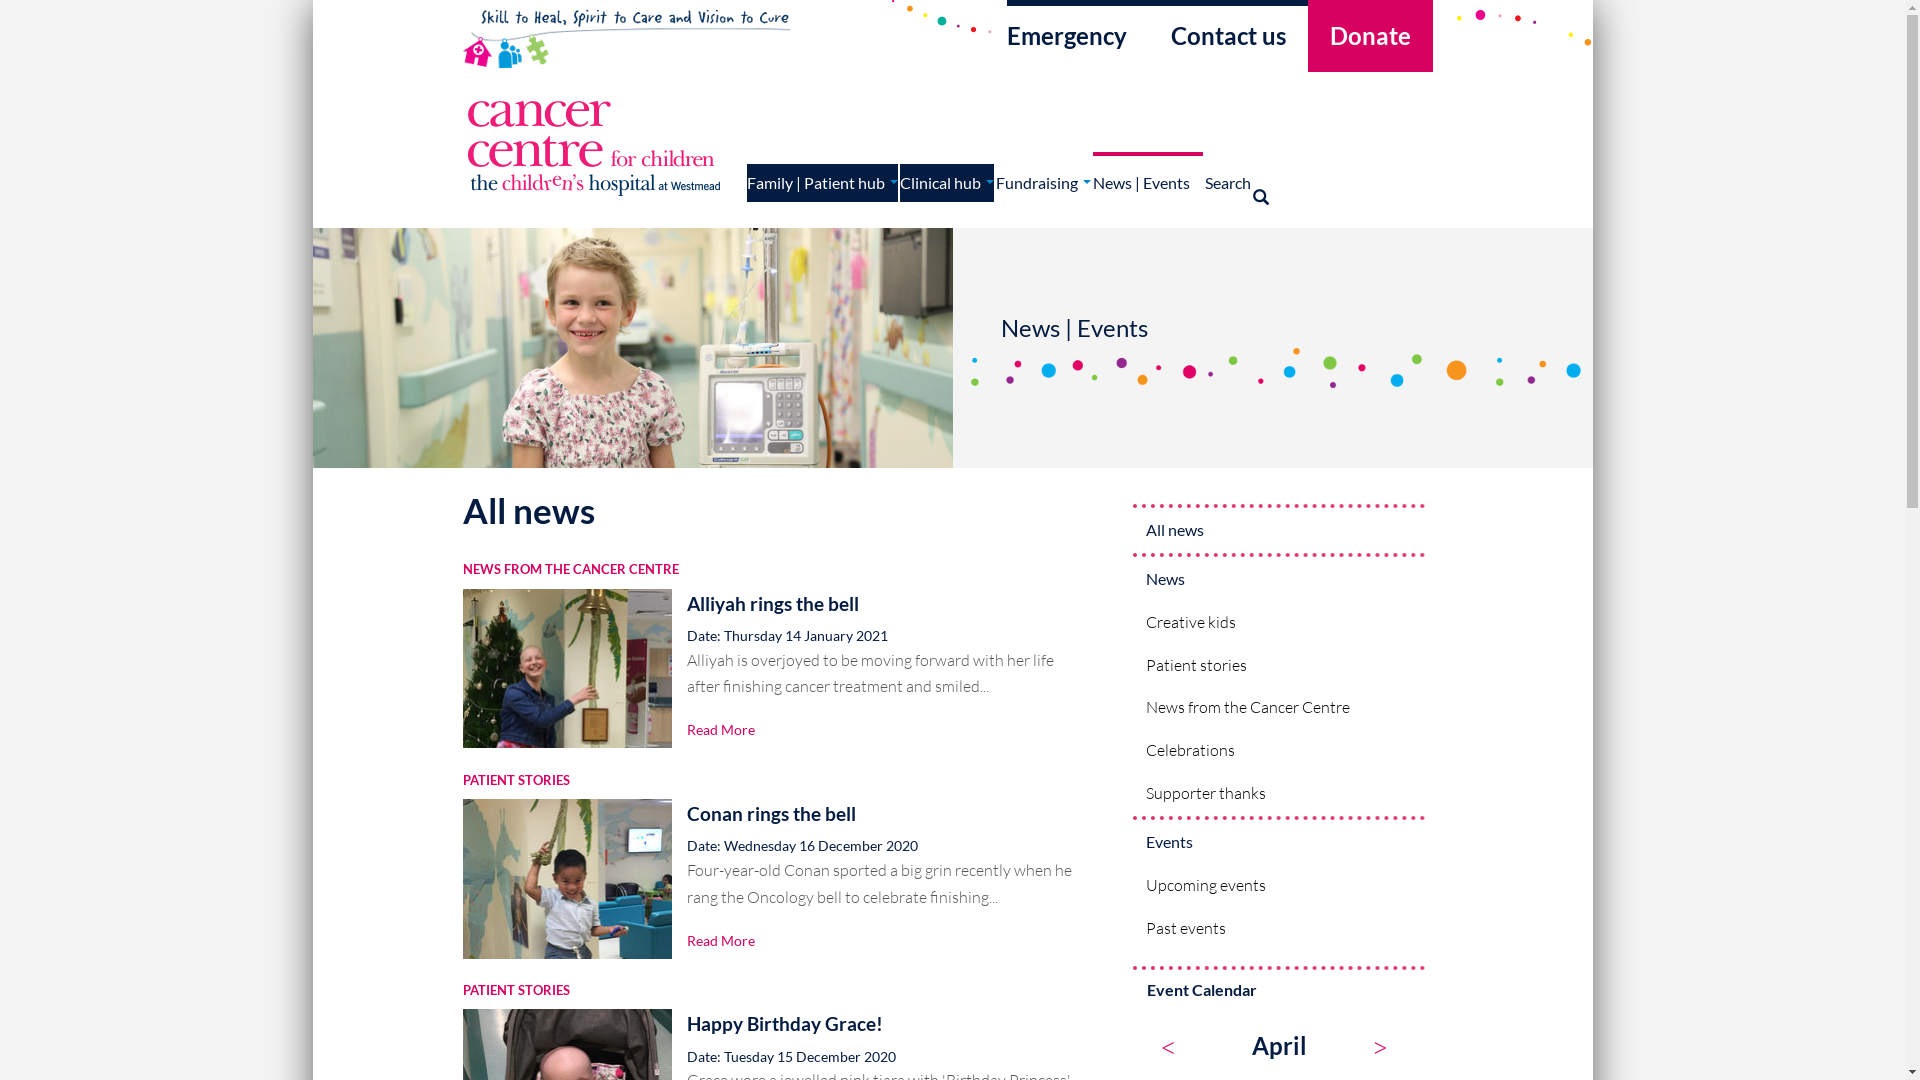 The image size is (1920, 1080). Describe the element at coordinates (720, 729) in the screenshot. I see `'Read More'` at that location.